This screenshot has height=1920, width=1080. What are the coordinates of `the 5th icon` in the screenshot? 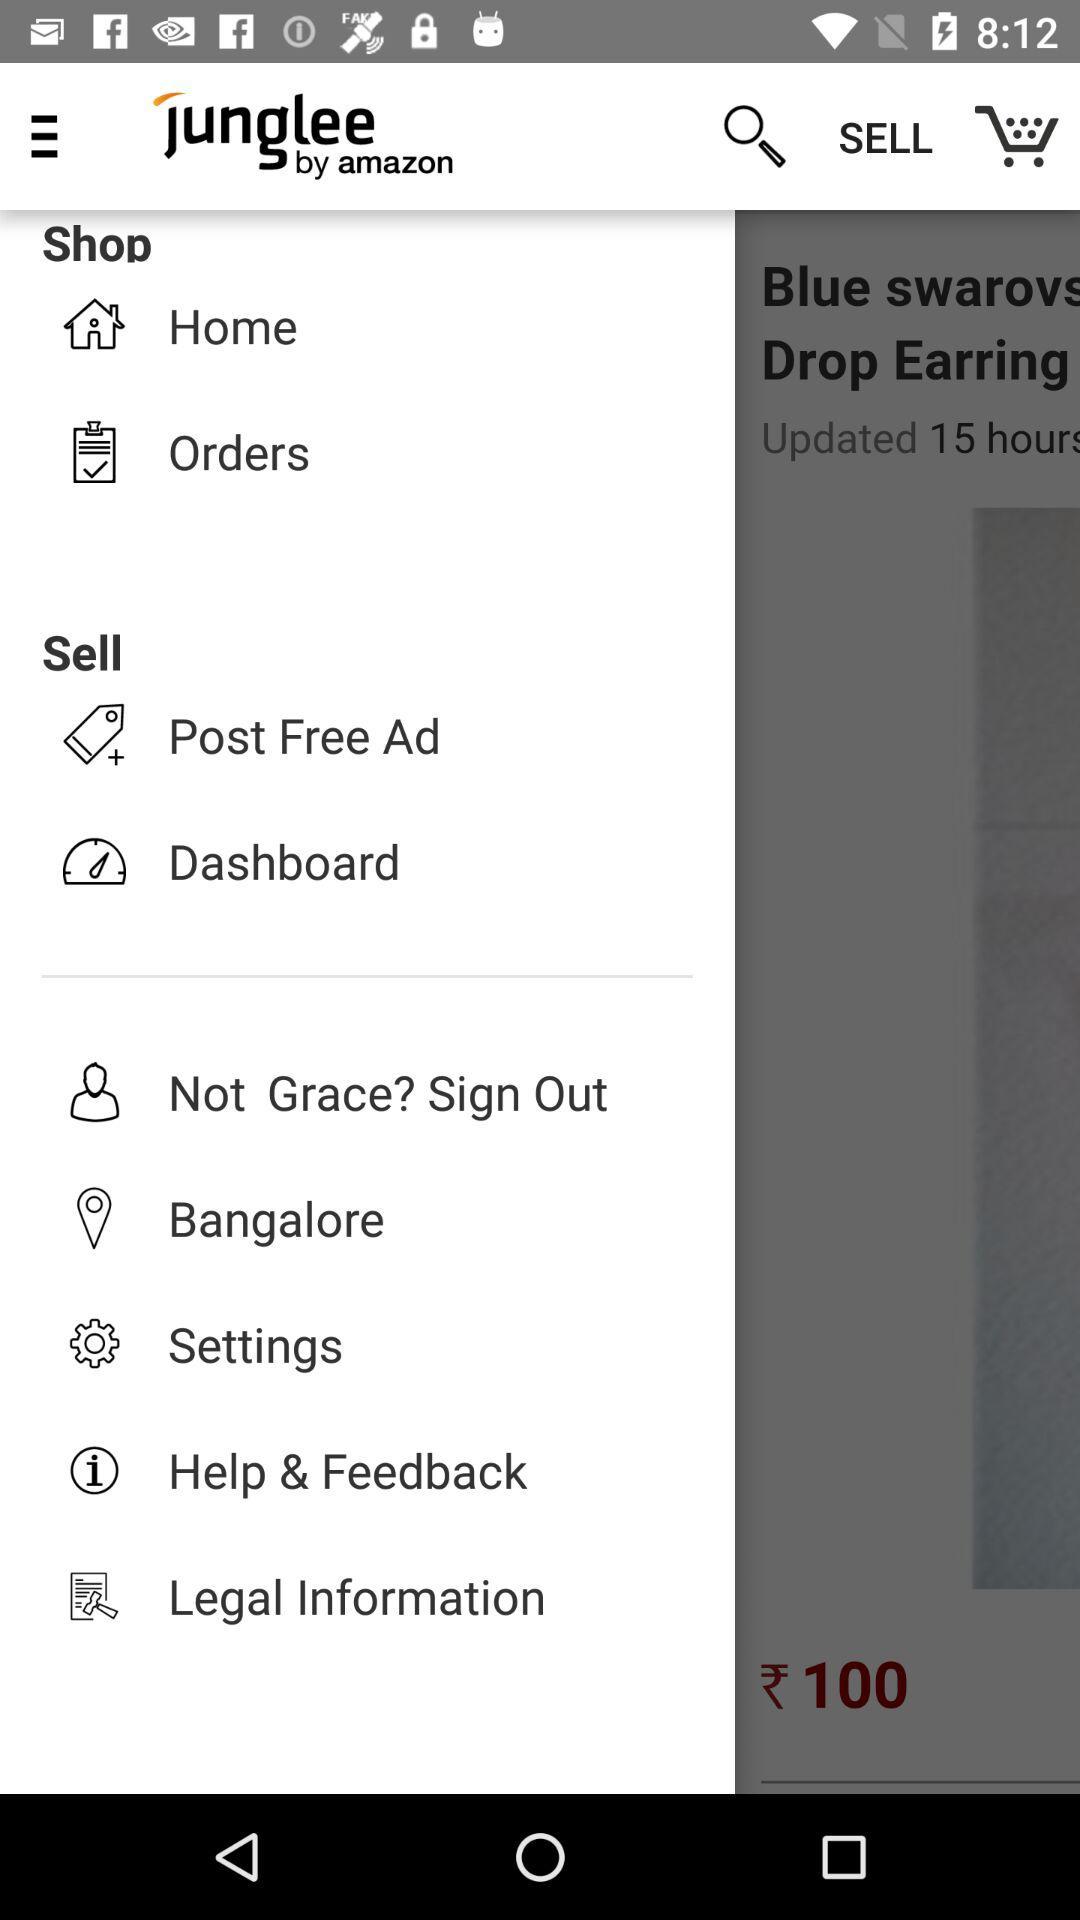 It's located at (94, 1091).